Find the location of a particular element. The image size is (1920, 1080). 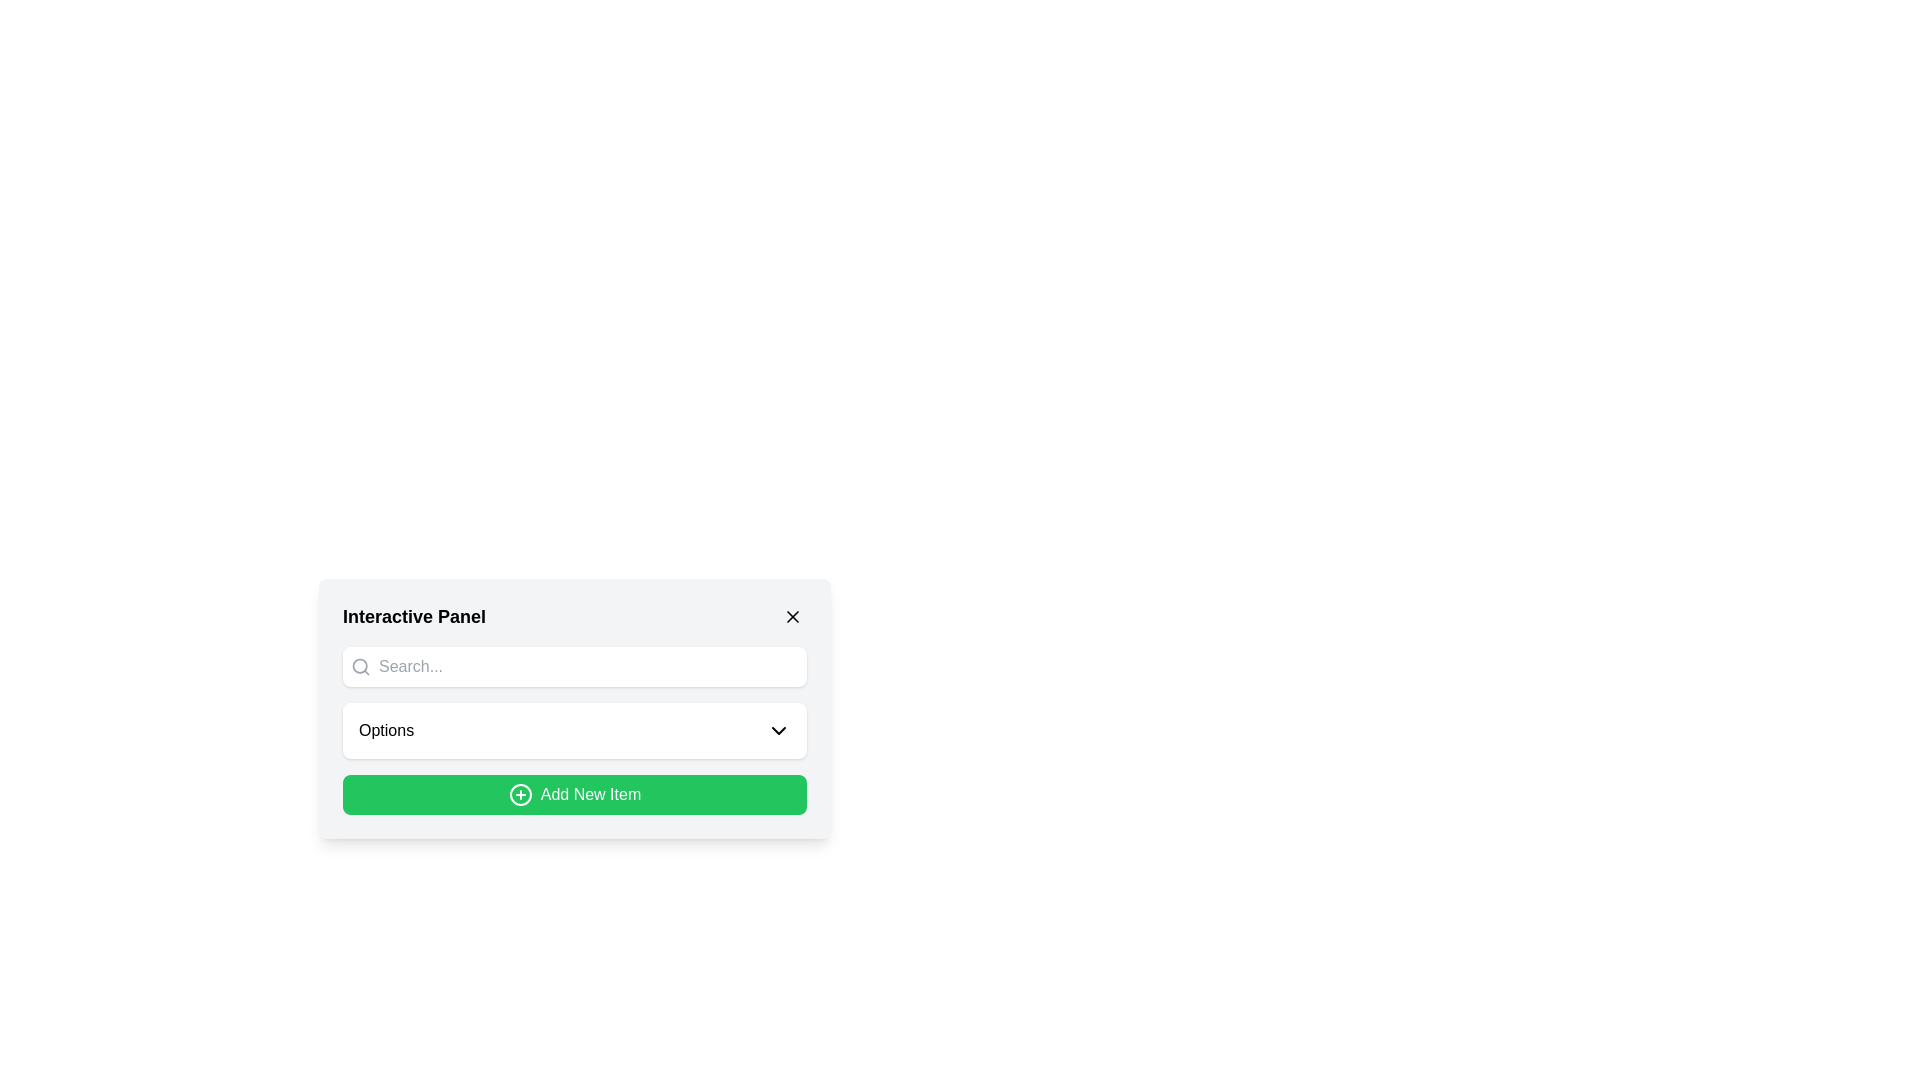

the SVG graphic component representing the 'Add New Item' action, located at the center of the green button in the lower section of the interactive panel is located at coordinates (520, 793).